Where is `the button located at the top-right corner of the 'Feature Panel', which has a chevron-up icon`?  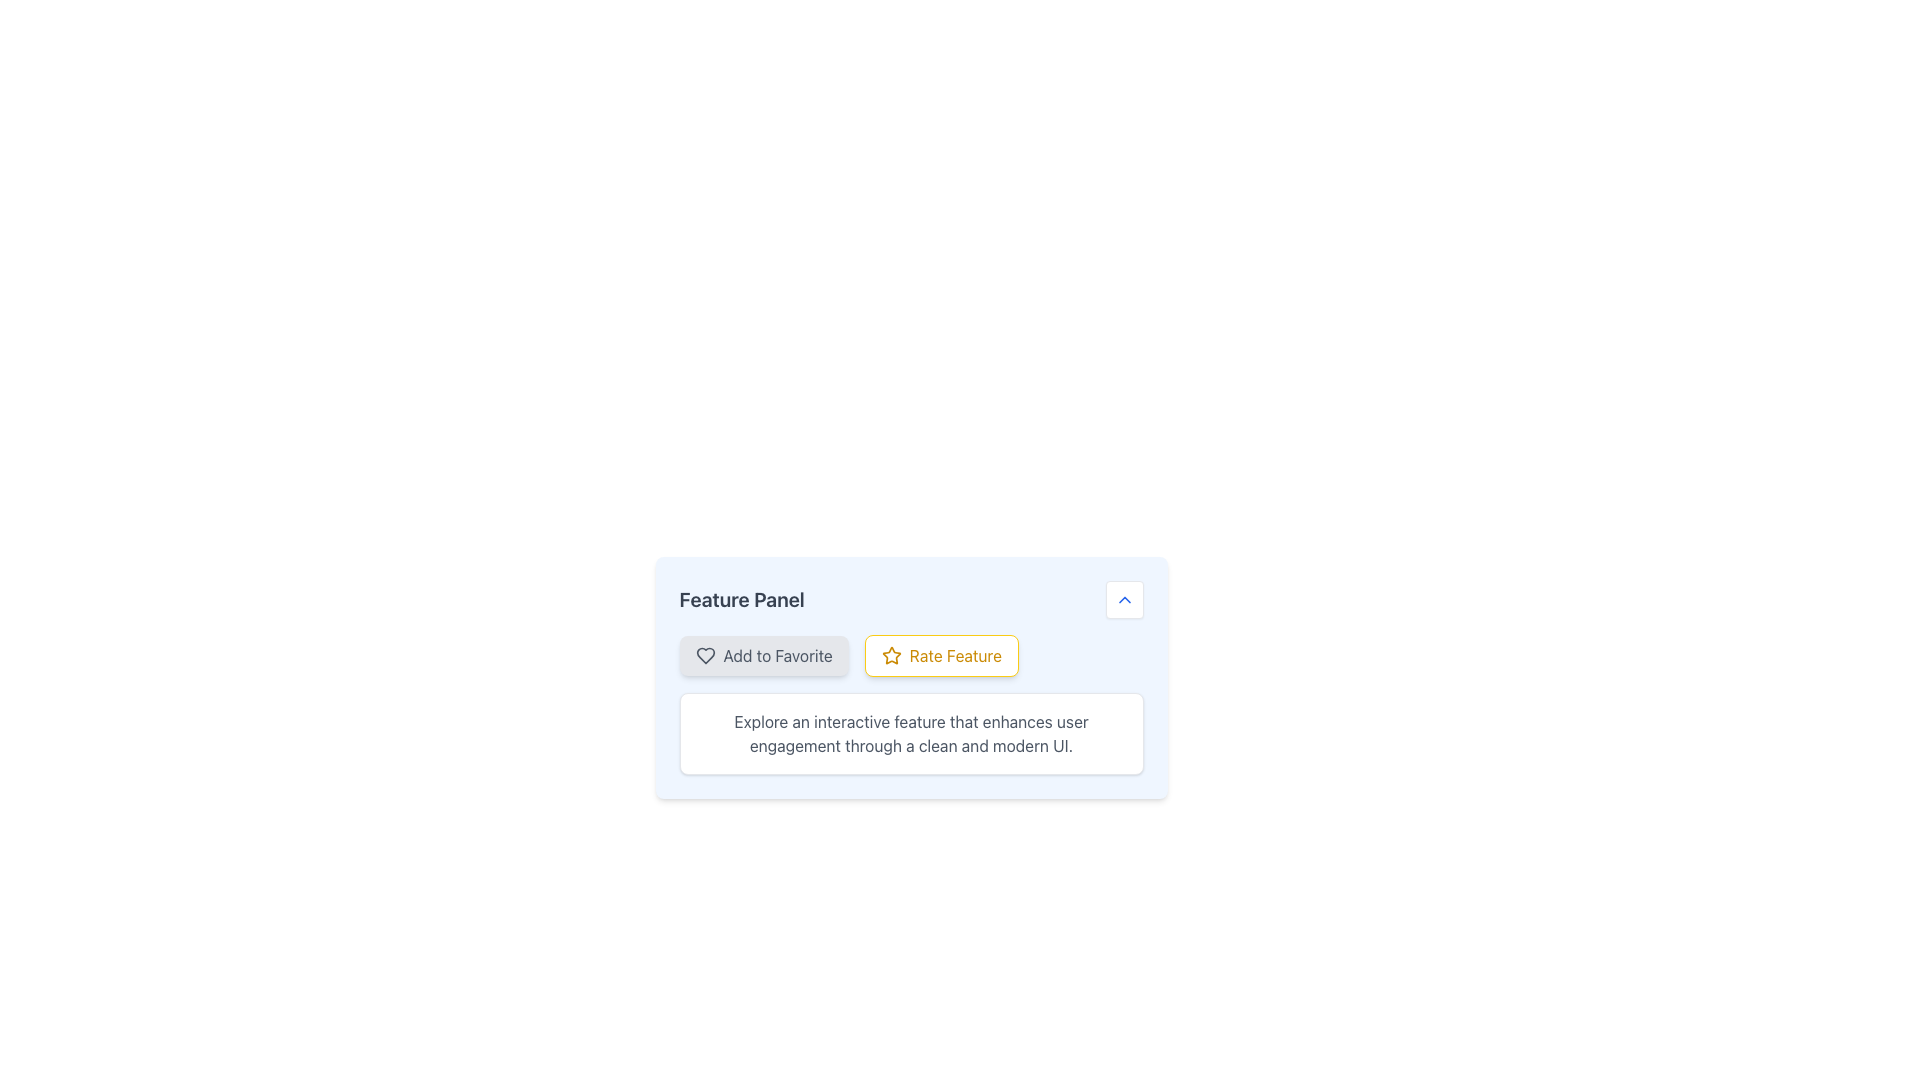
the button located at the top-right corner of the 'Feature Panel', which has a chevron-up icon is located at coordinates (1124, 599).